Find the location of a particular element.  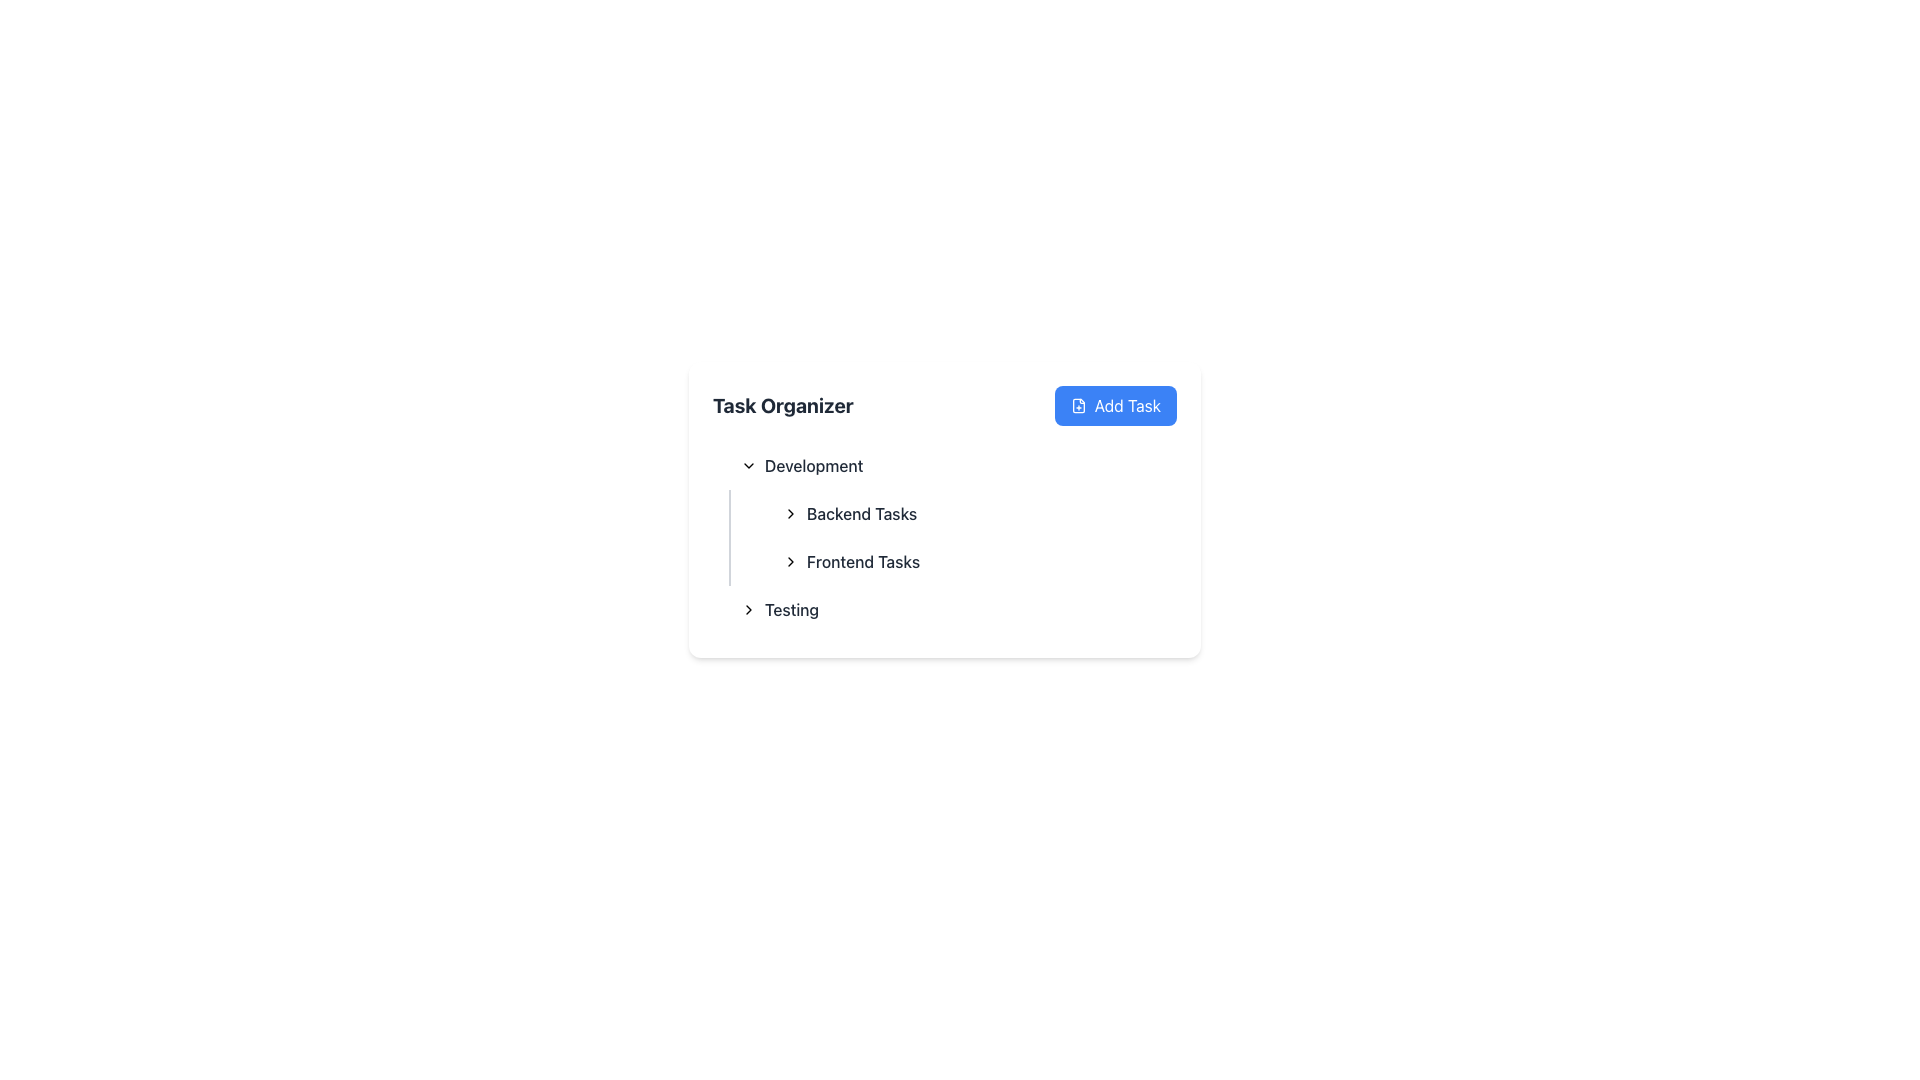

the downward-pointing chevron arrow icon located to the left of the 'Development' text is located at coordinates (747, 466).